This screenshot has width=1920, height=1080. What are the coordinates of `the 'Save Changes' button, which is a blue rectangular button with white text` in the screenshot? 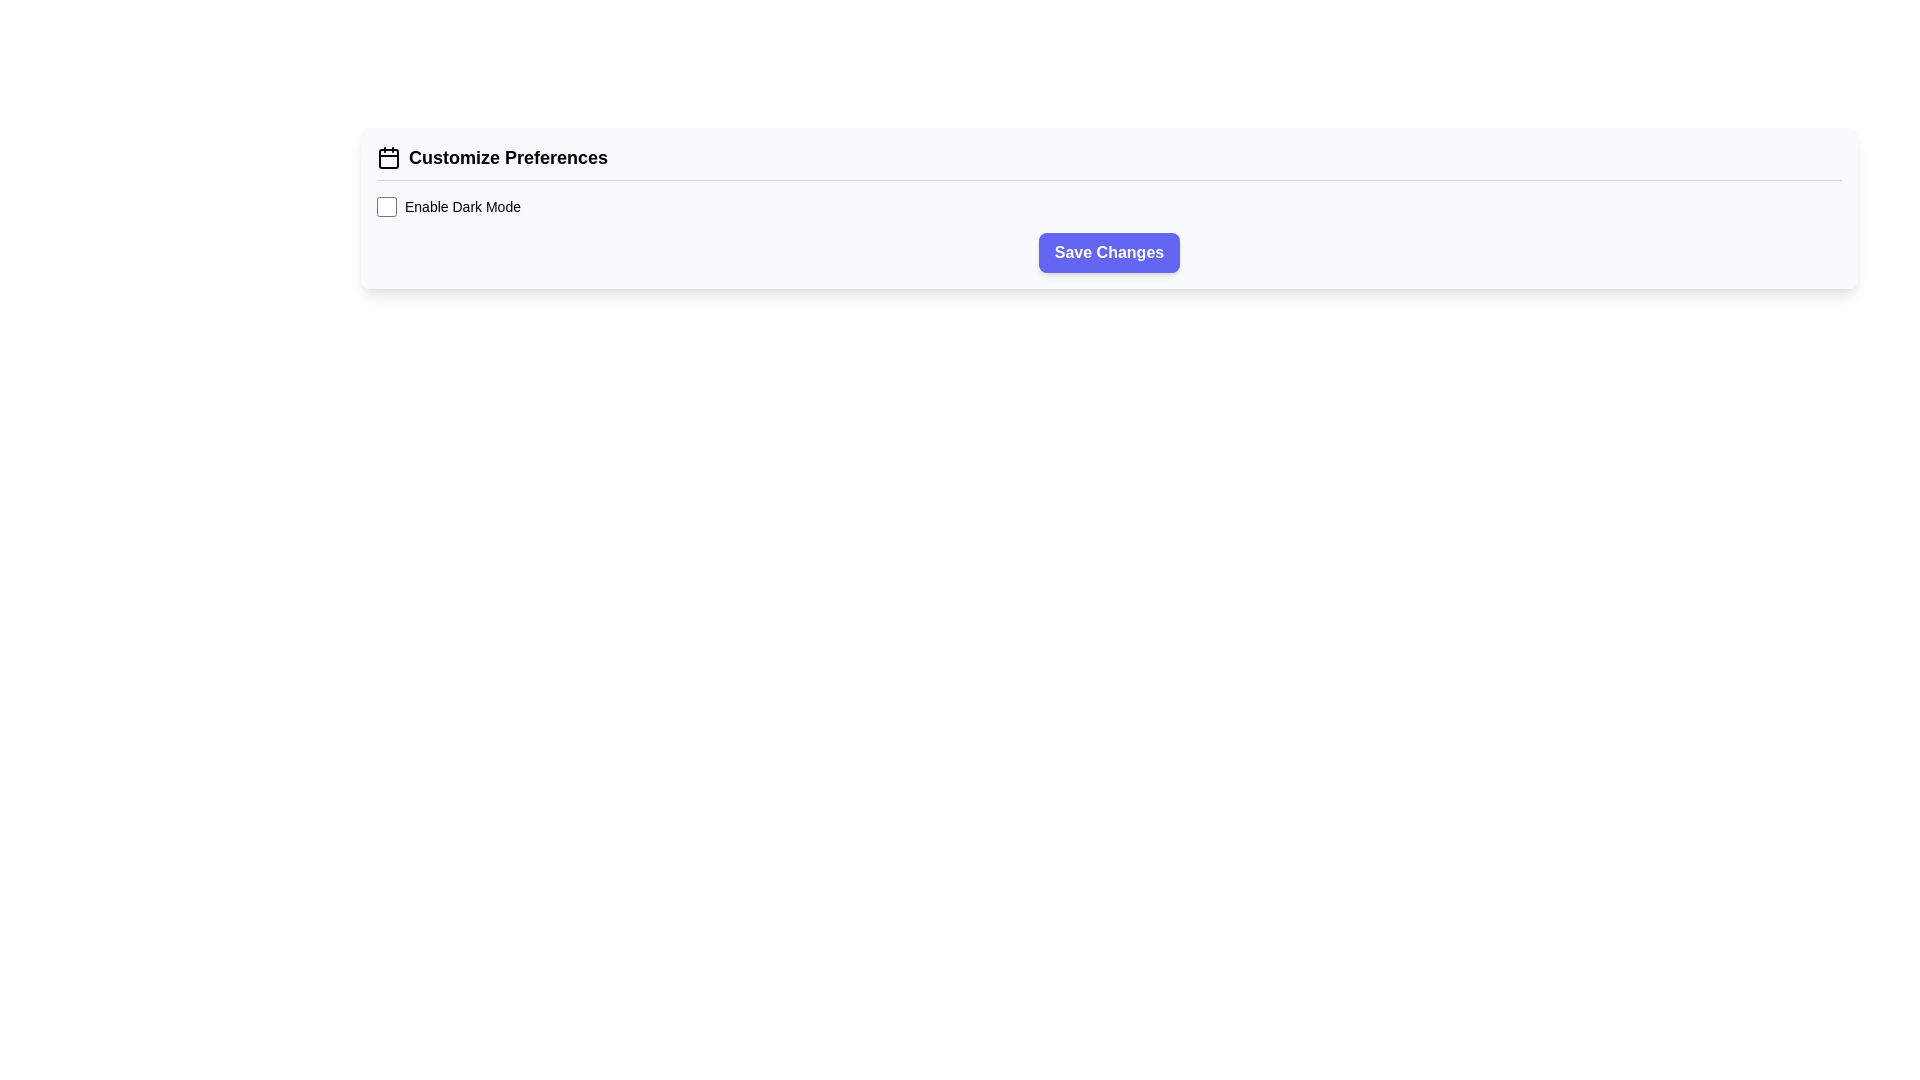 It's located at (1108, 252).